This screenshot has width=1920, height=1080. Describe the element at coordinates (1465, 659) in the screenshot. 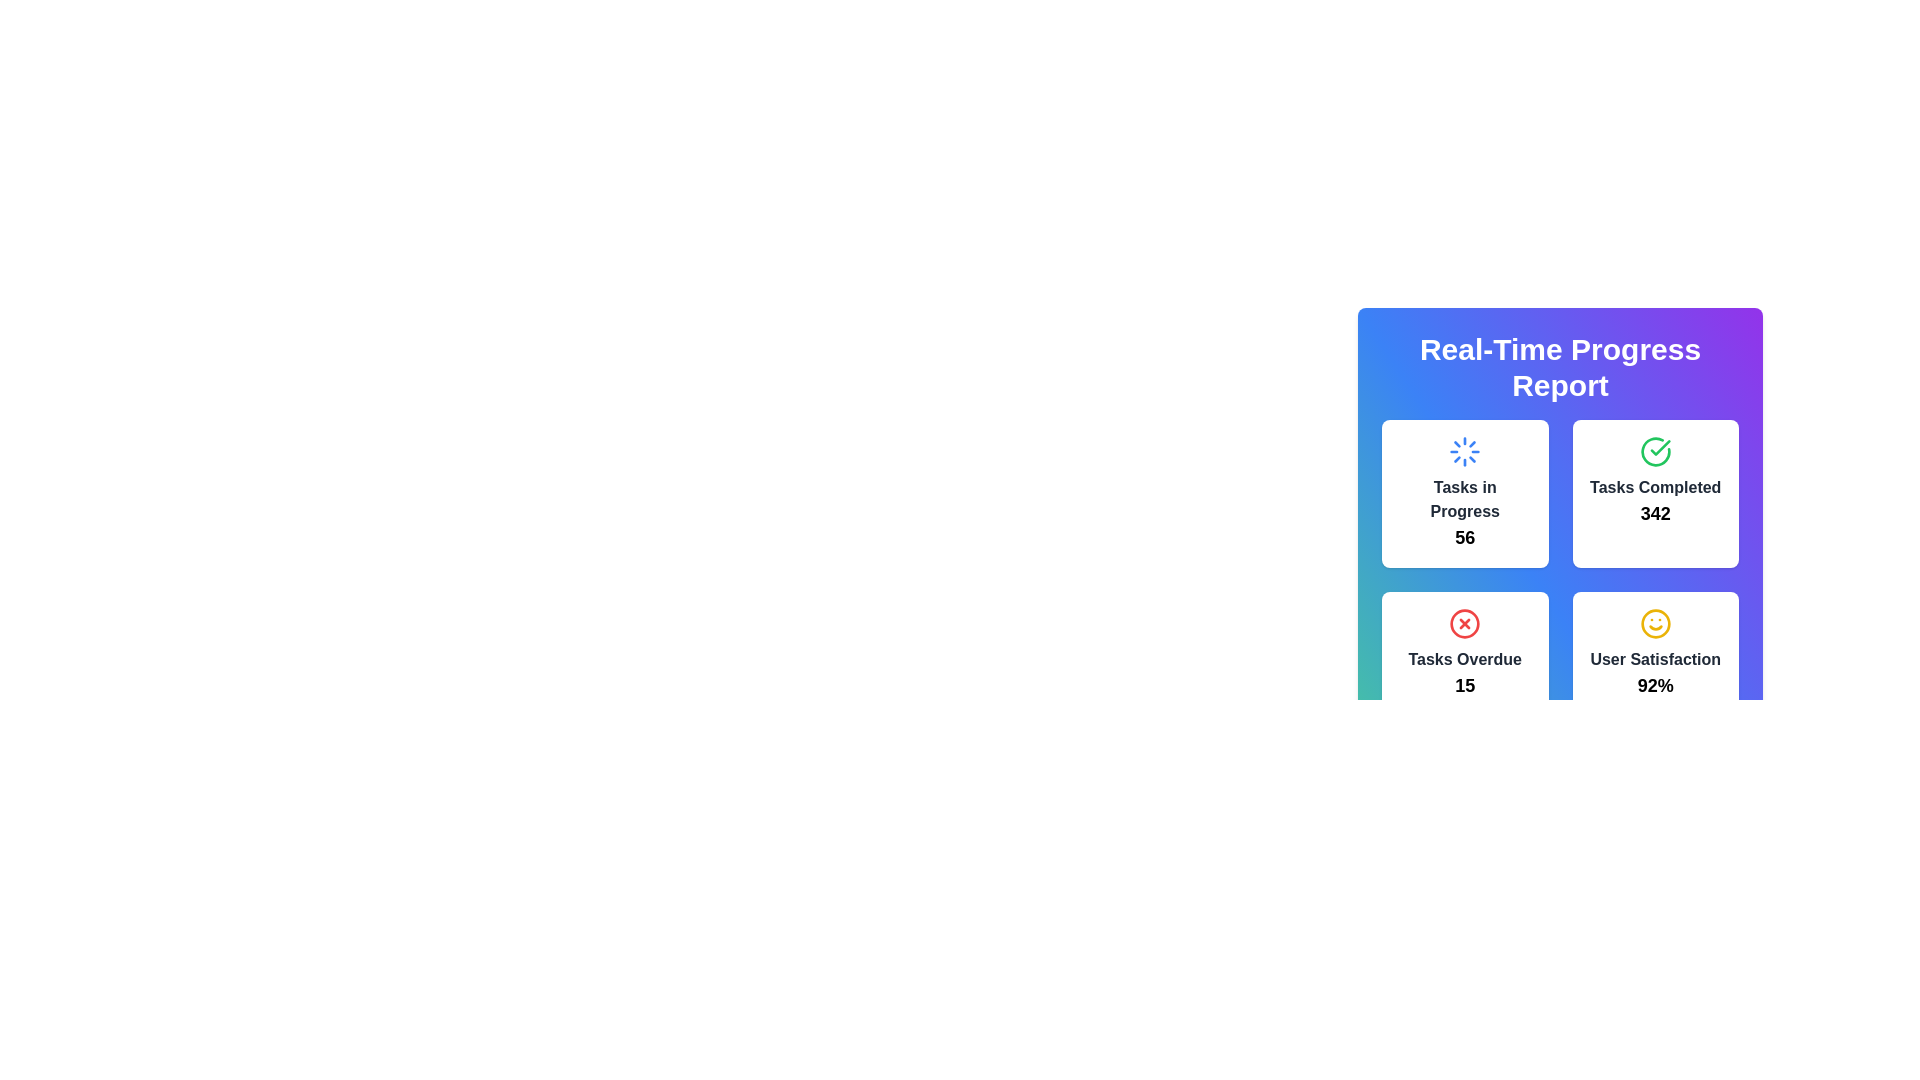

I see `text displayed in the 'Tasks Overdue' label, which is bold and dark gray, centered in the 'Real-Time Progress Report' section` at that location.